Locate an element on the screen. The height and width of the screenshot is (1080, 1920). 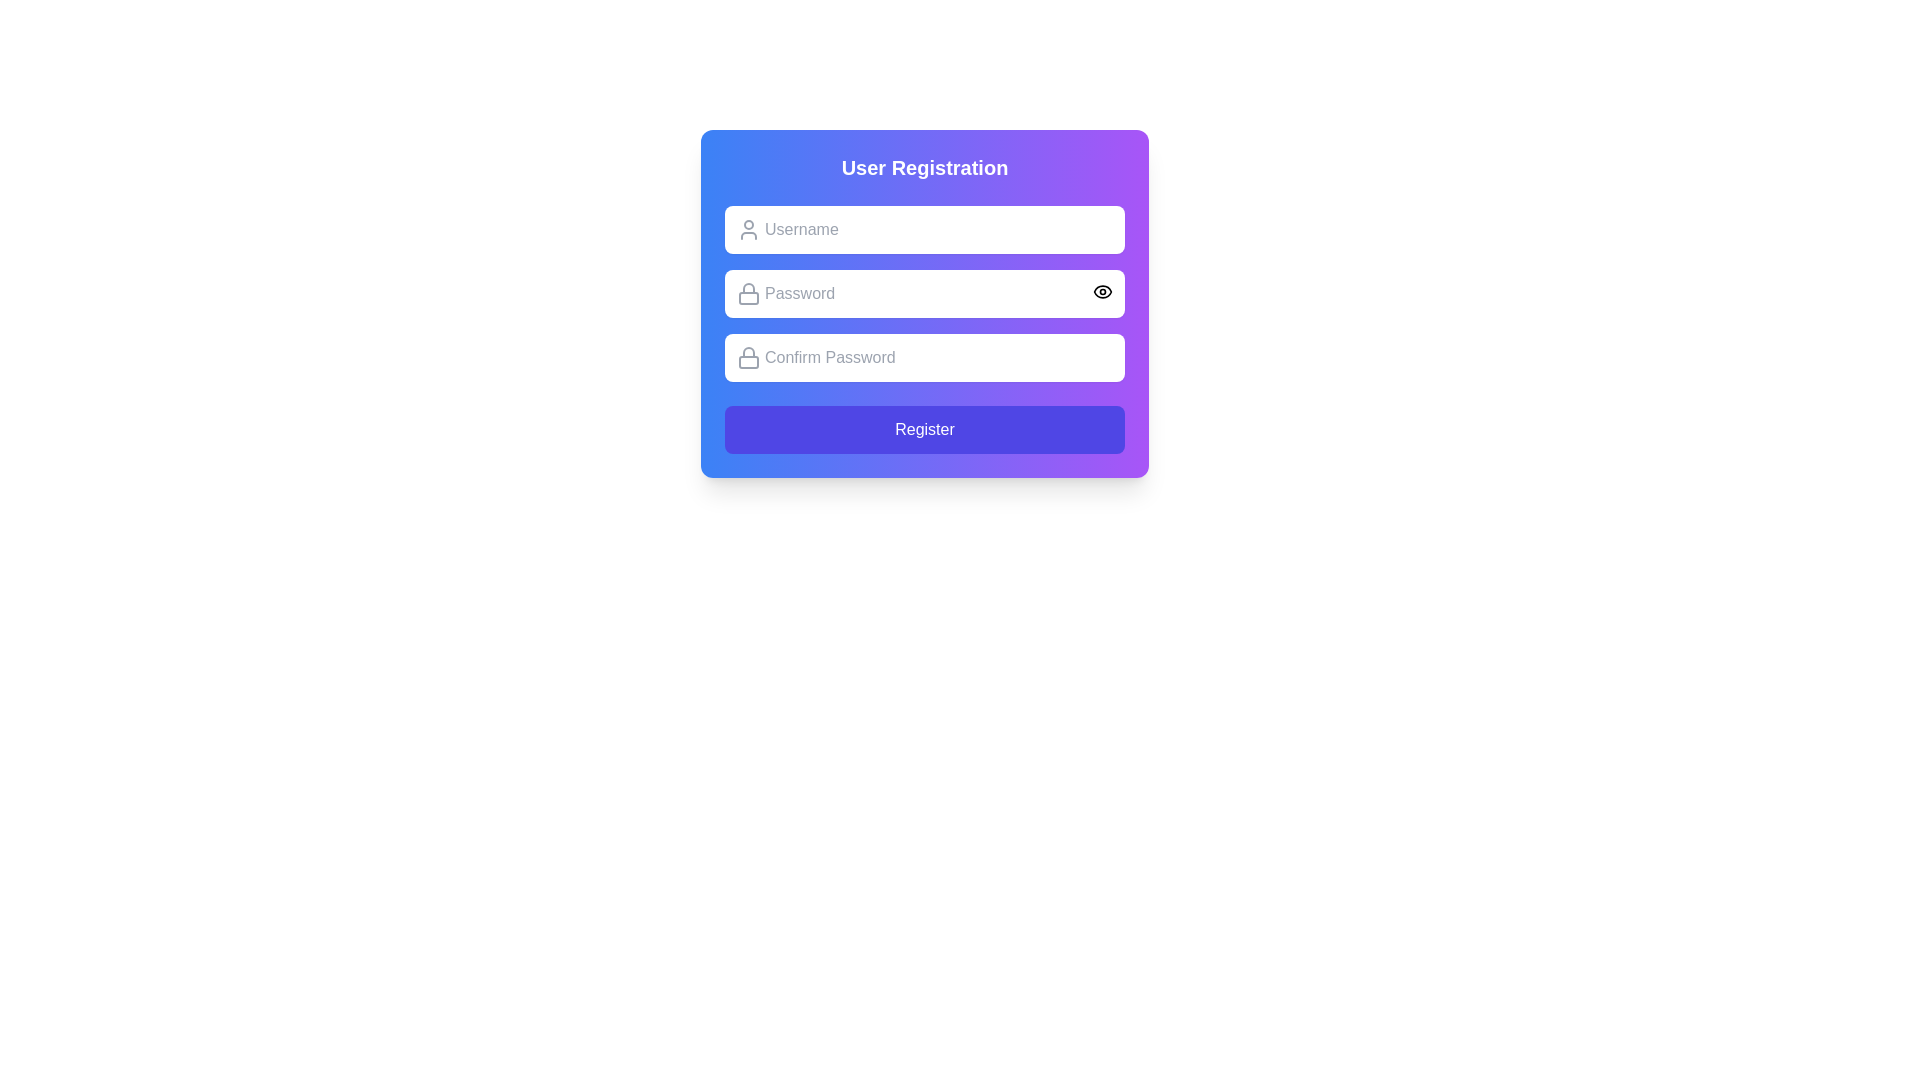
the eye-shaped icon in the password input field is located at coordinates (1102, 292).